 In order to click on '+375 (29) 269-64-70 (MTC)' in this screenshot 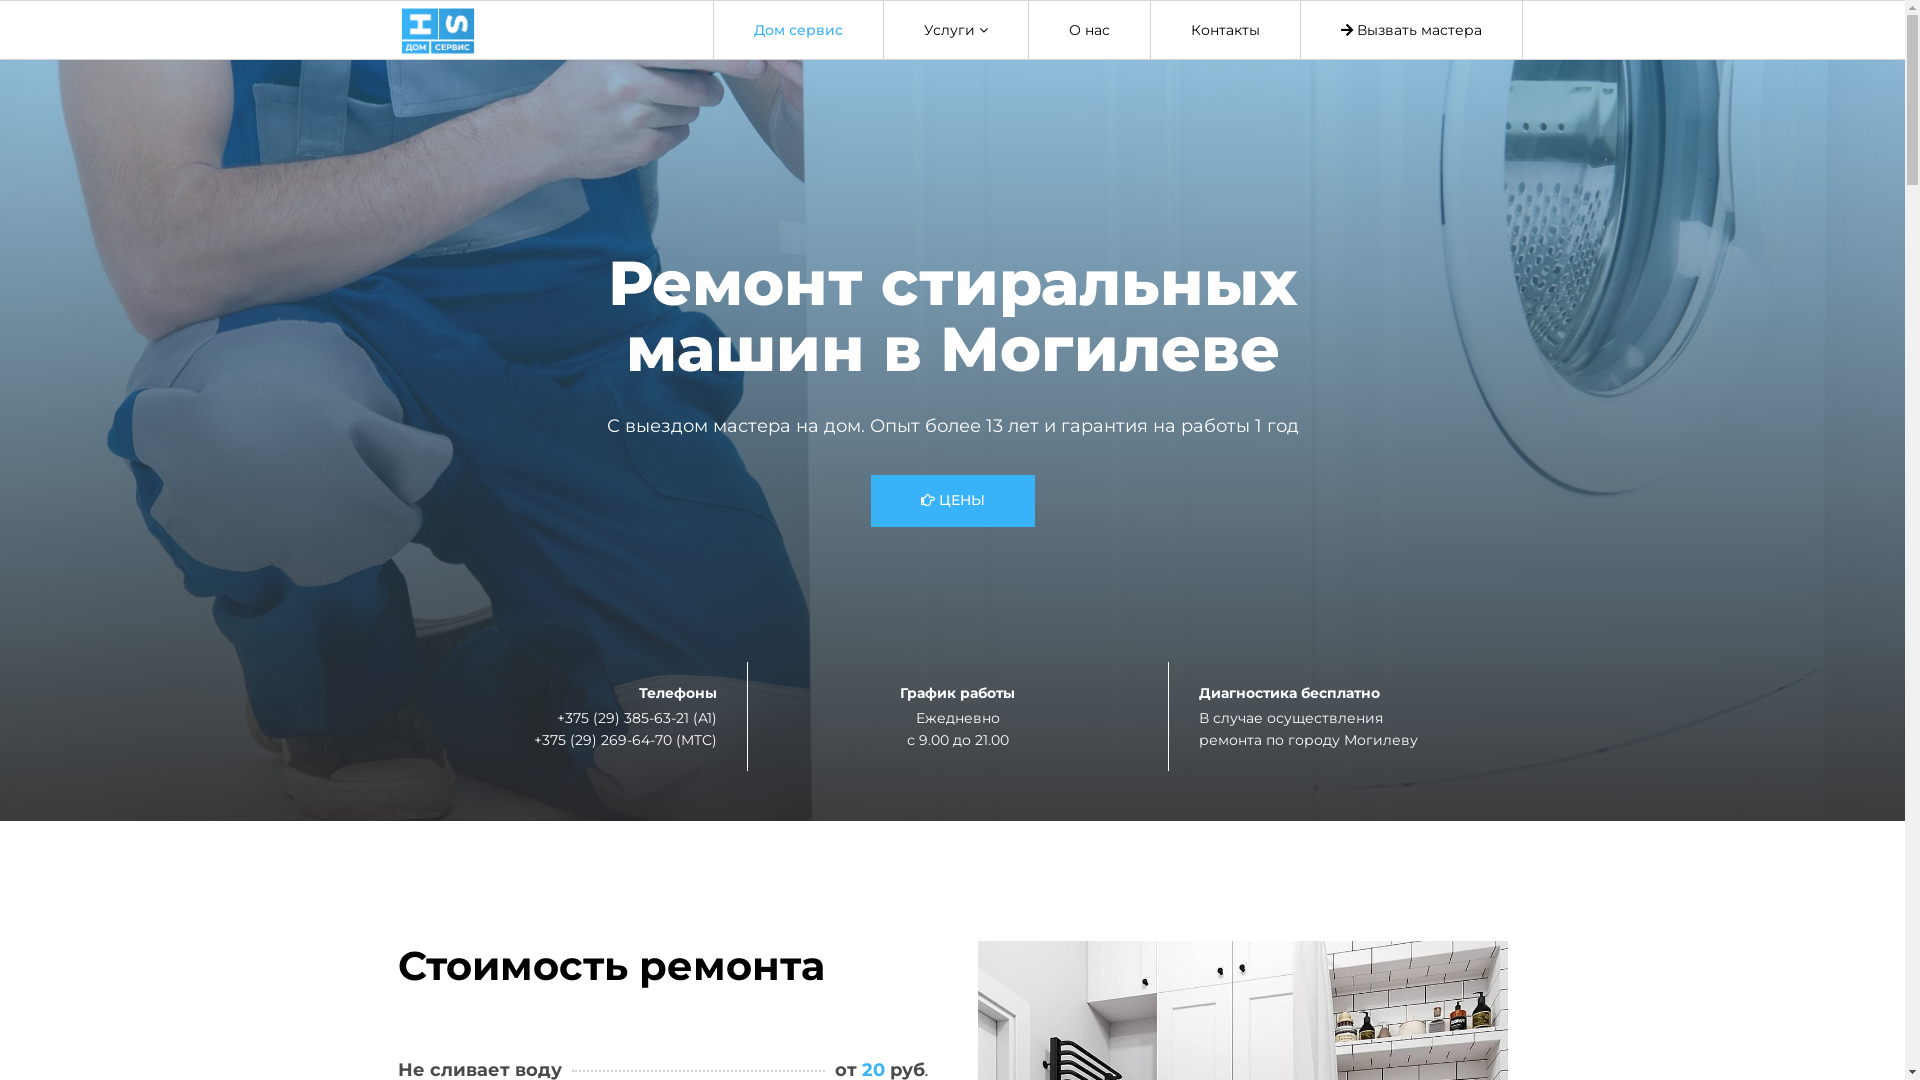, I will do `click(624, 739)`.